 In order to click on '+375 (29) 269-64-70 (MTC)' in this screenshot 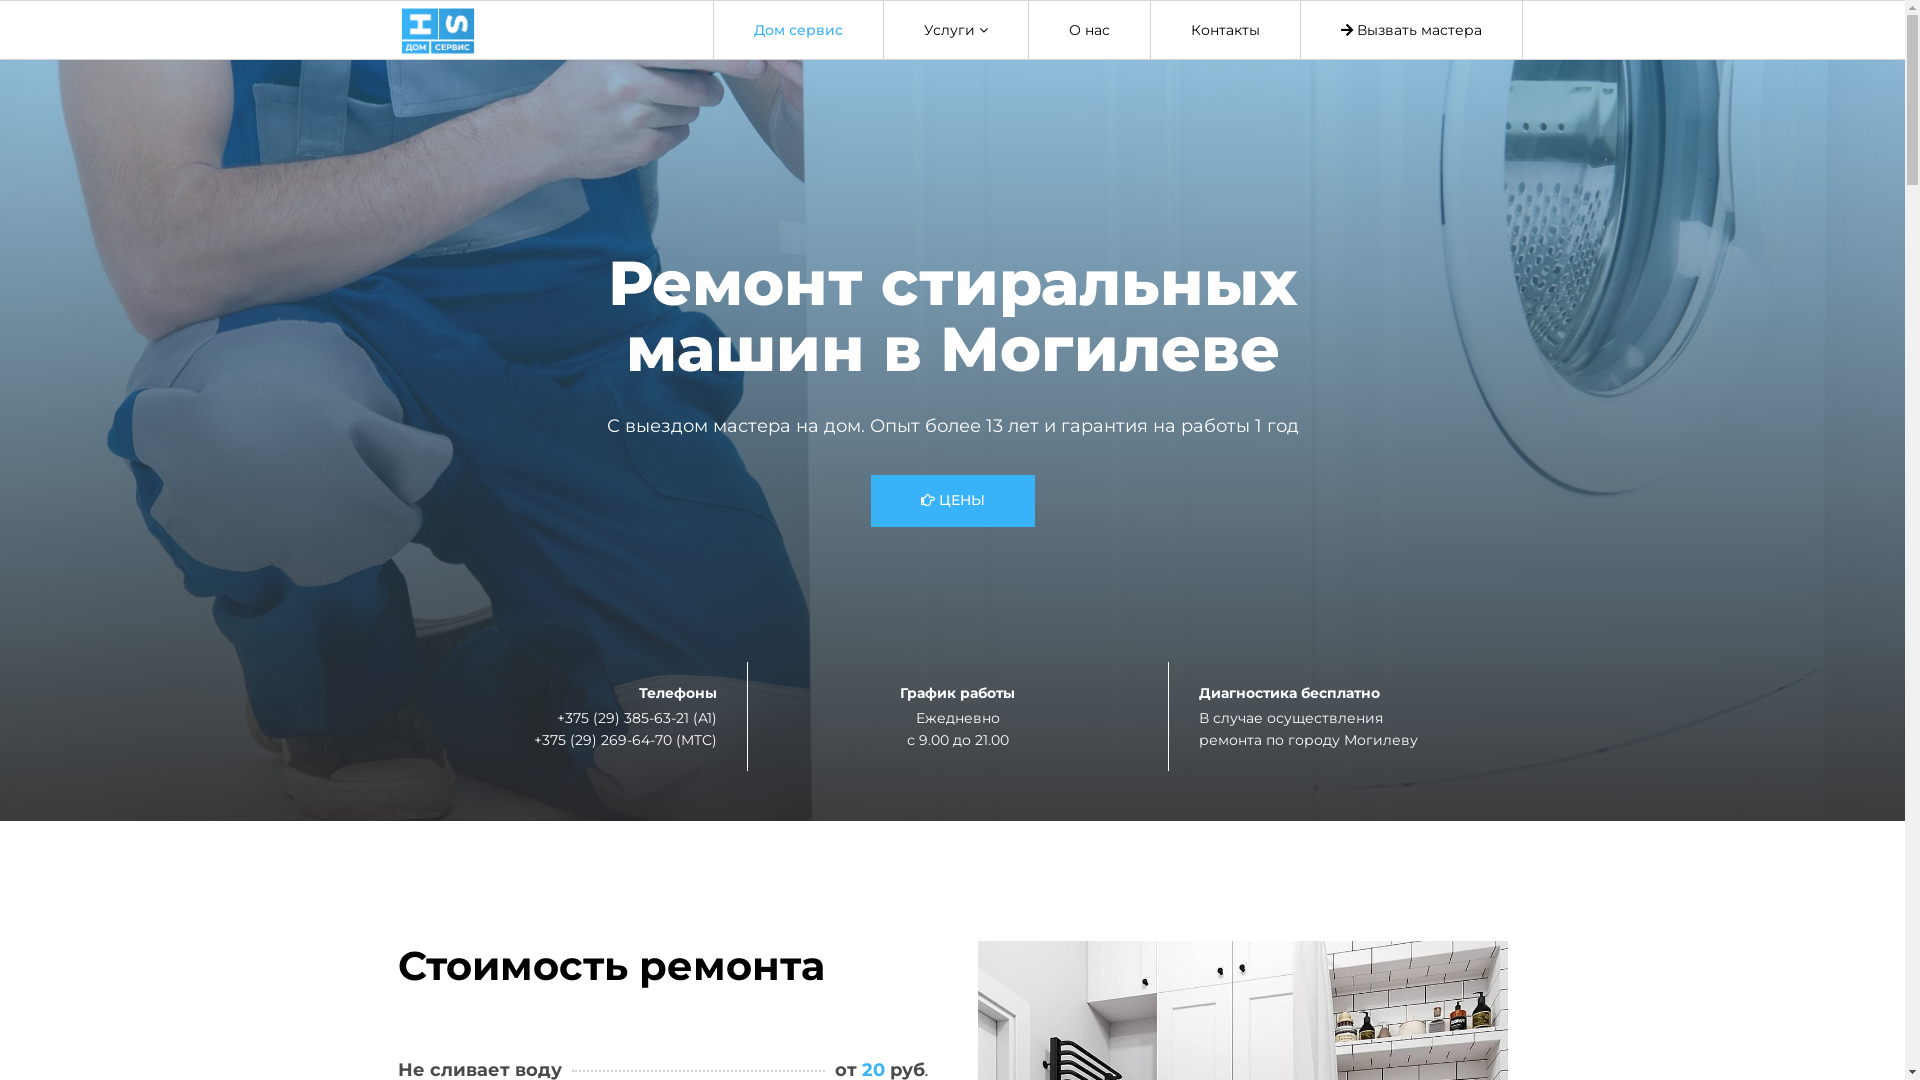, I will do `click(624, 739)`.